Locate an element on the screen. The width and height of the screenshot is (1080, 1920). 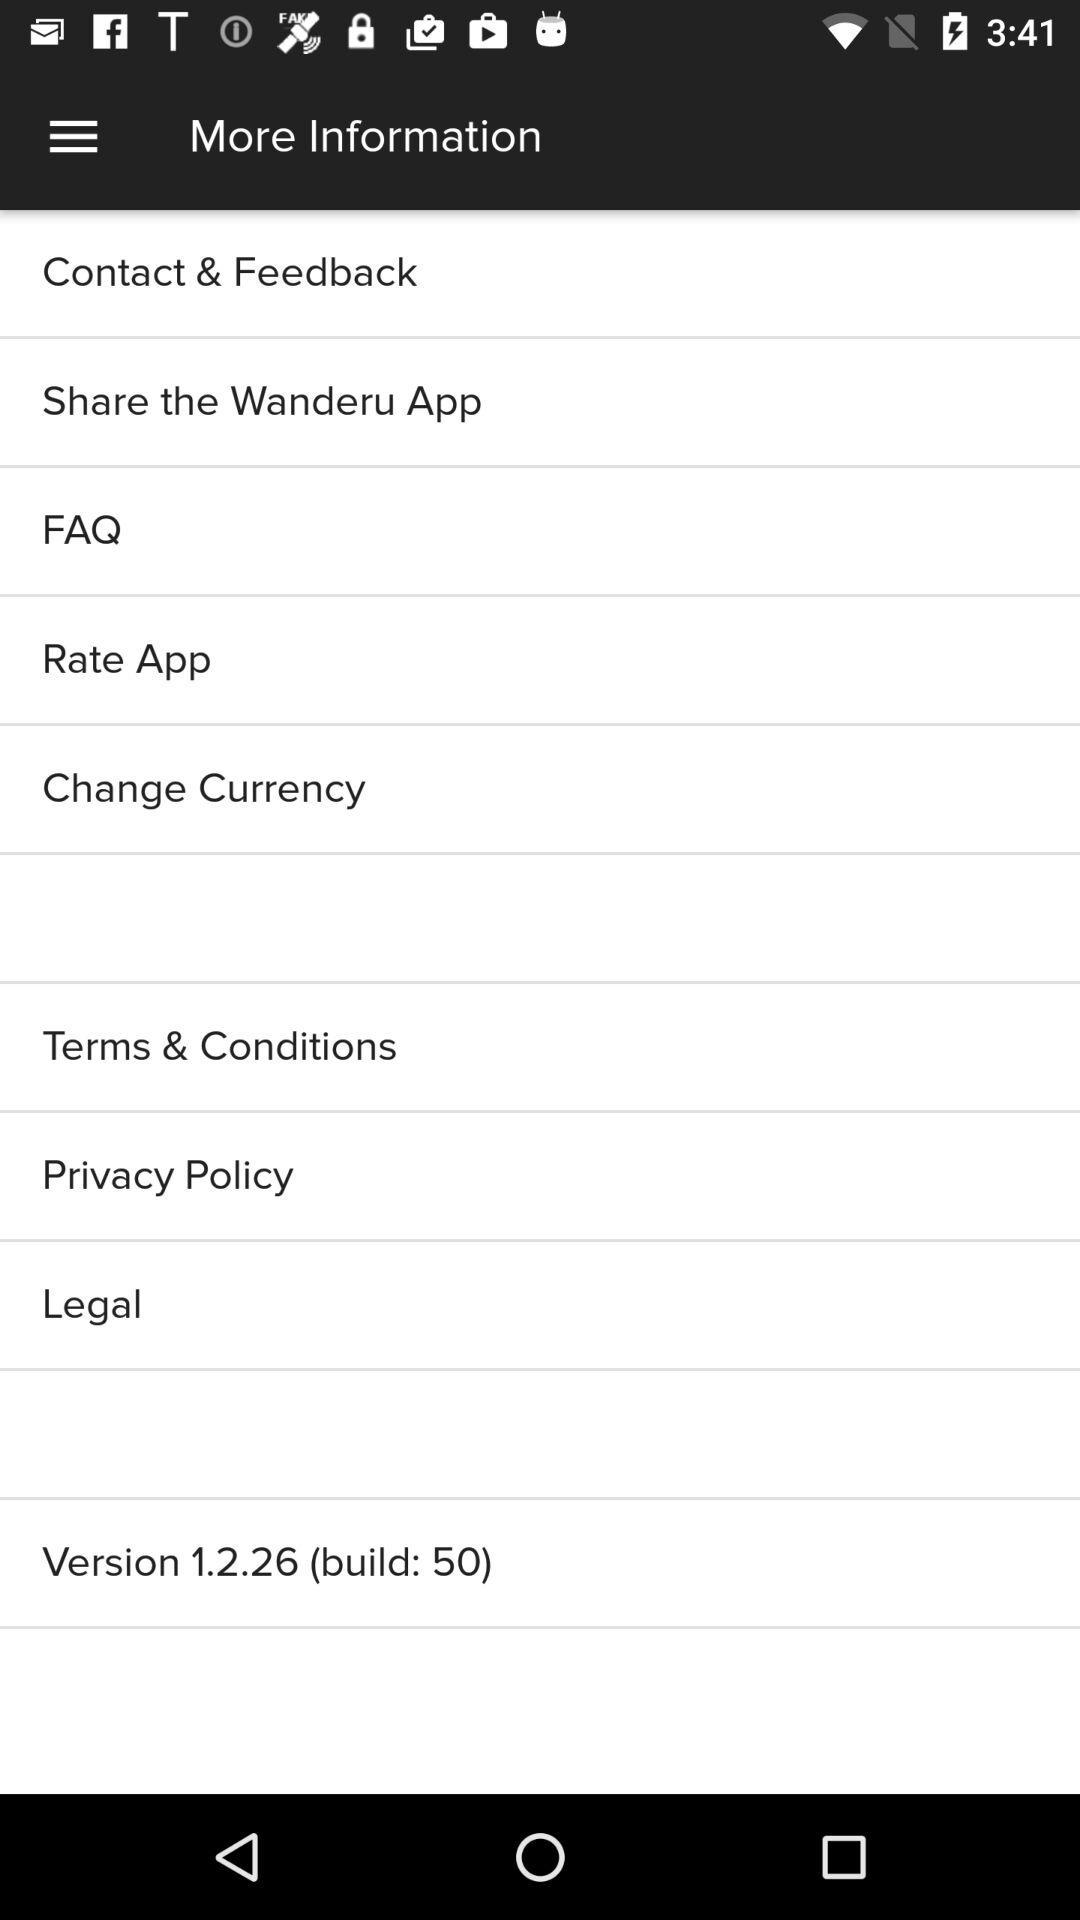
item below rate app is located at coordinates (540, 787).